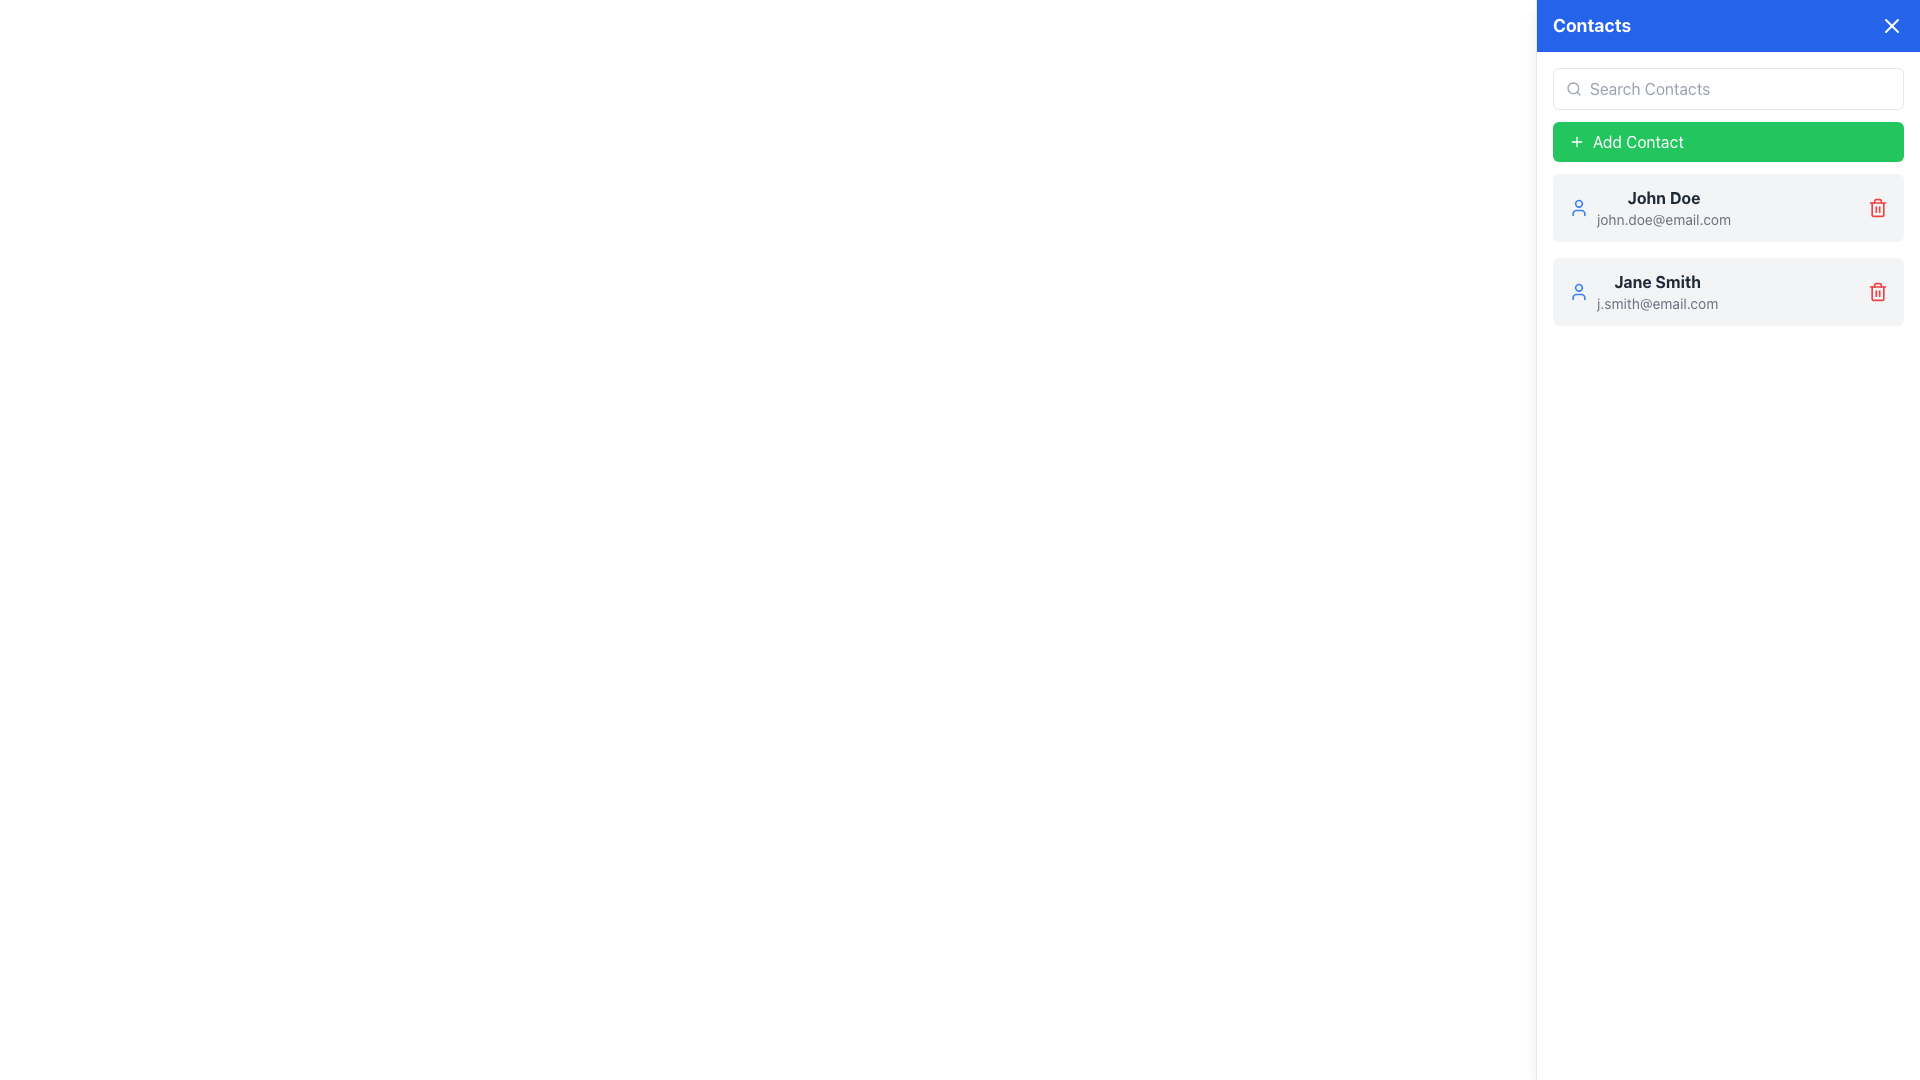  What do you see at coordinates (1727, 141) in the screenshot?
I see `the 'Add Contact' button located at the top of the layout, positioned above the contact cards for 'John Doe' and 'Jane Smith', to initiate adding a new contact` at bounding box center [1727, 141].